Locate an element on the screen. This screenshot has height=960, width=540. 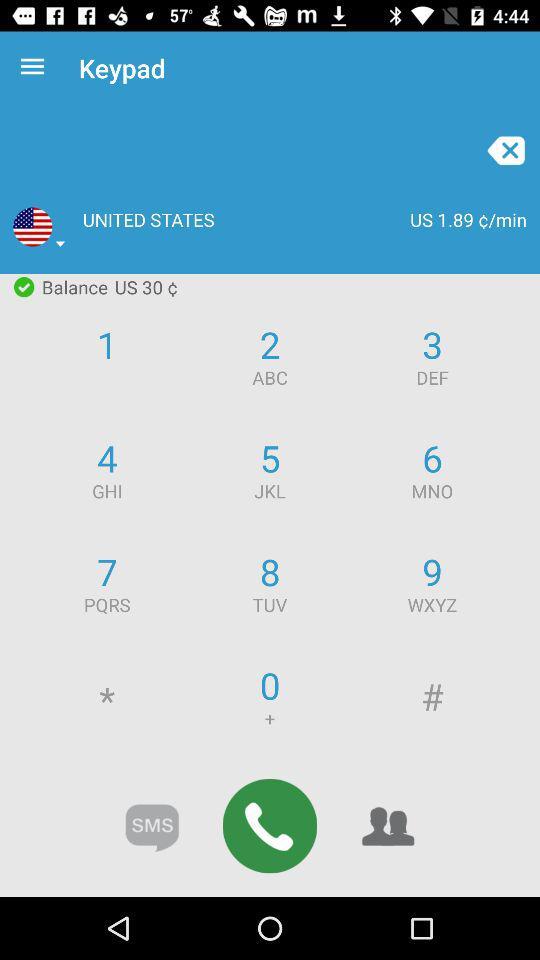
the close icon is located at coordinates (507, 149).